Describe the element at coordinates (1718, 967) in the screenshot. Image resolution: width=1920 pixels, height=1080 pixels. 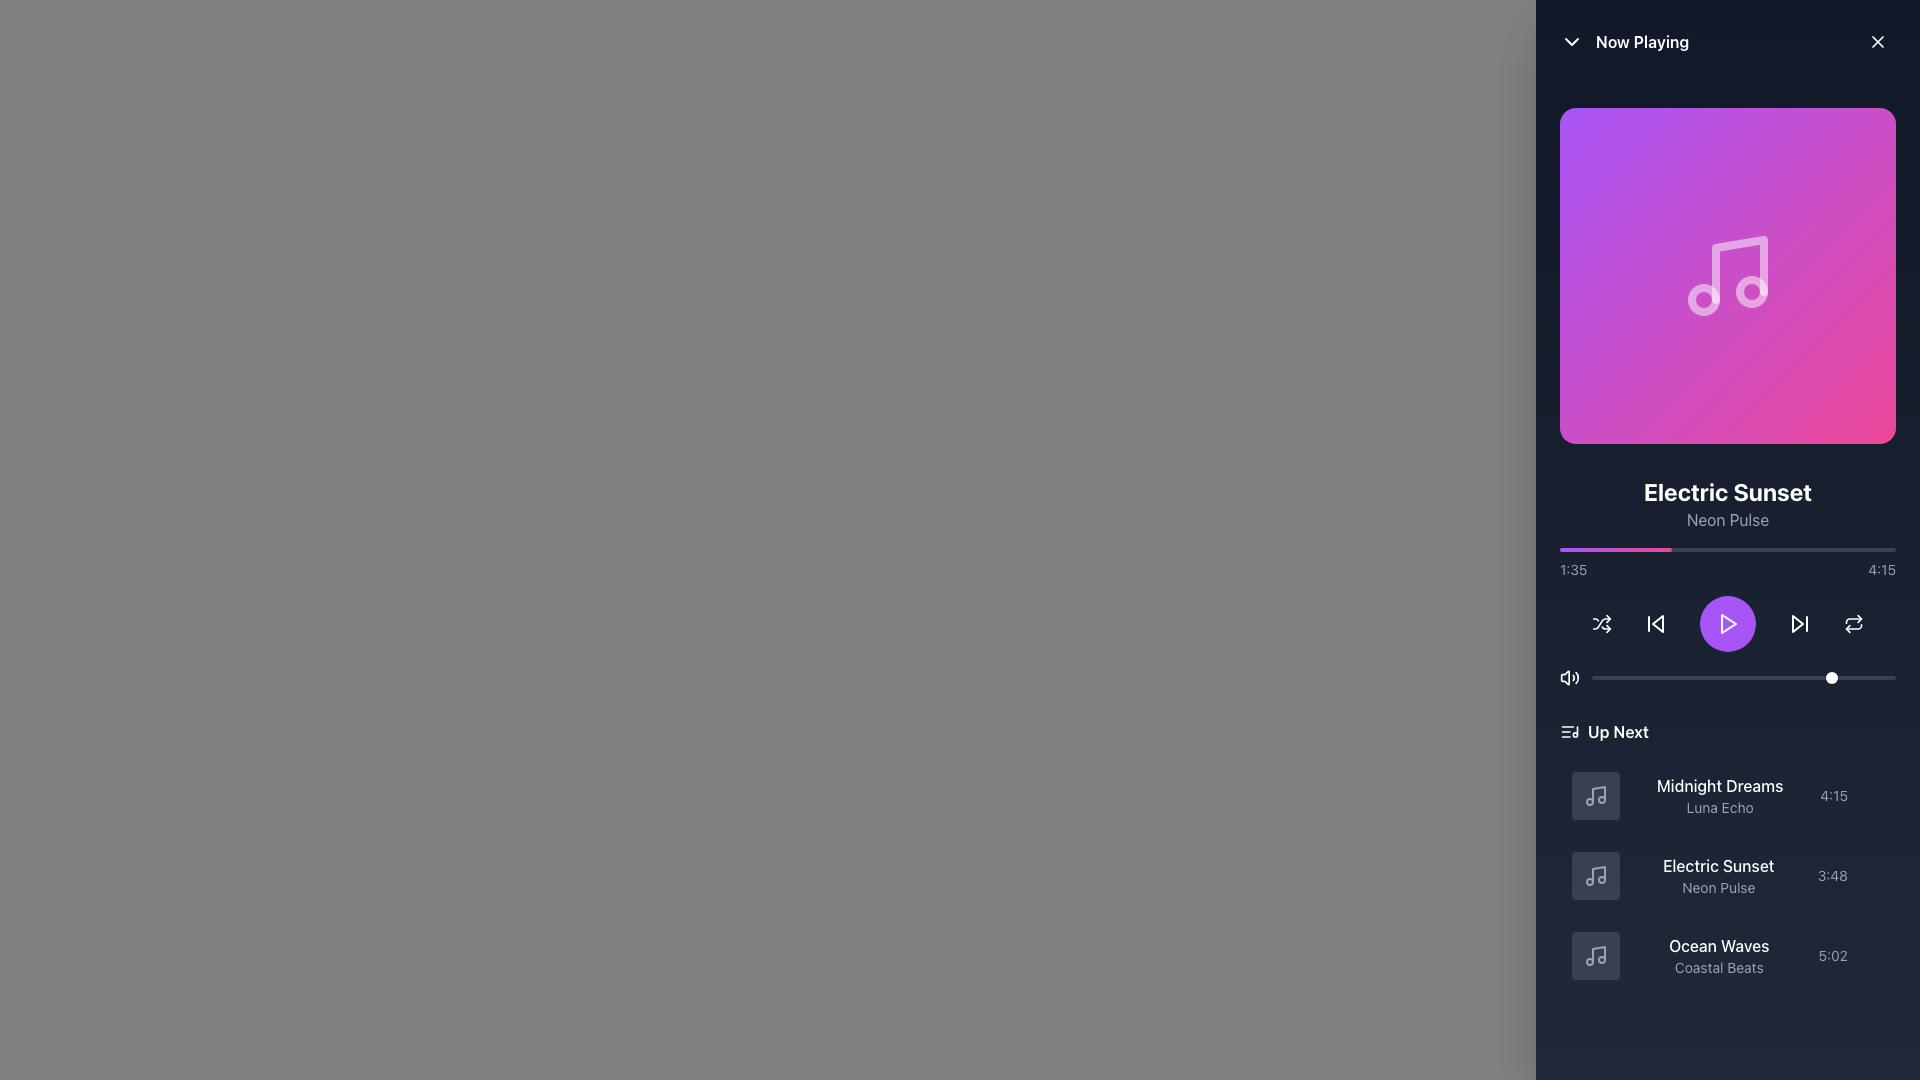
I see `displayed text 'Coastal Beats' which is a secondary text label positioned below the title 'Ocean Waves' in the 'Up Next' list` at that location.